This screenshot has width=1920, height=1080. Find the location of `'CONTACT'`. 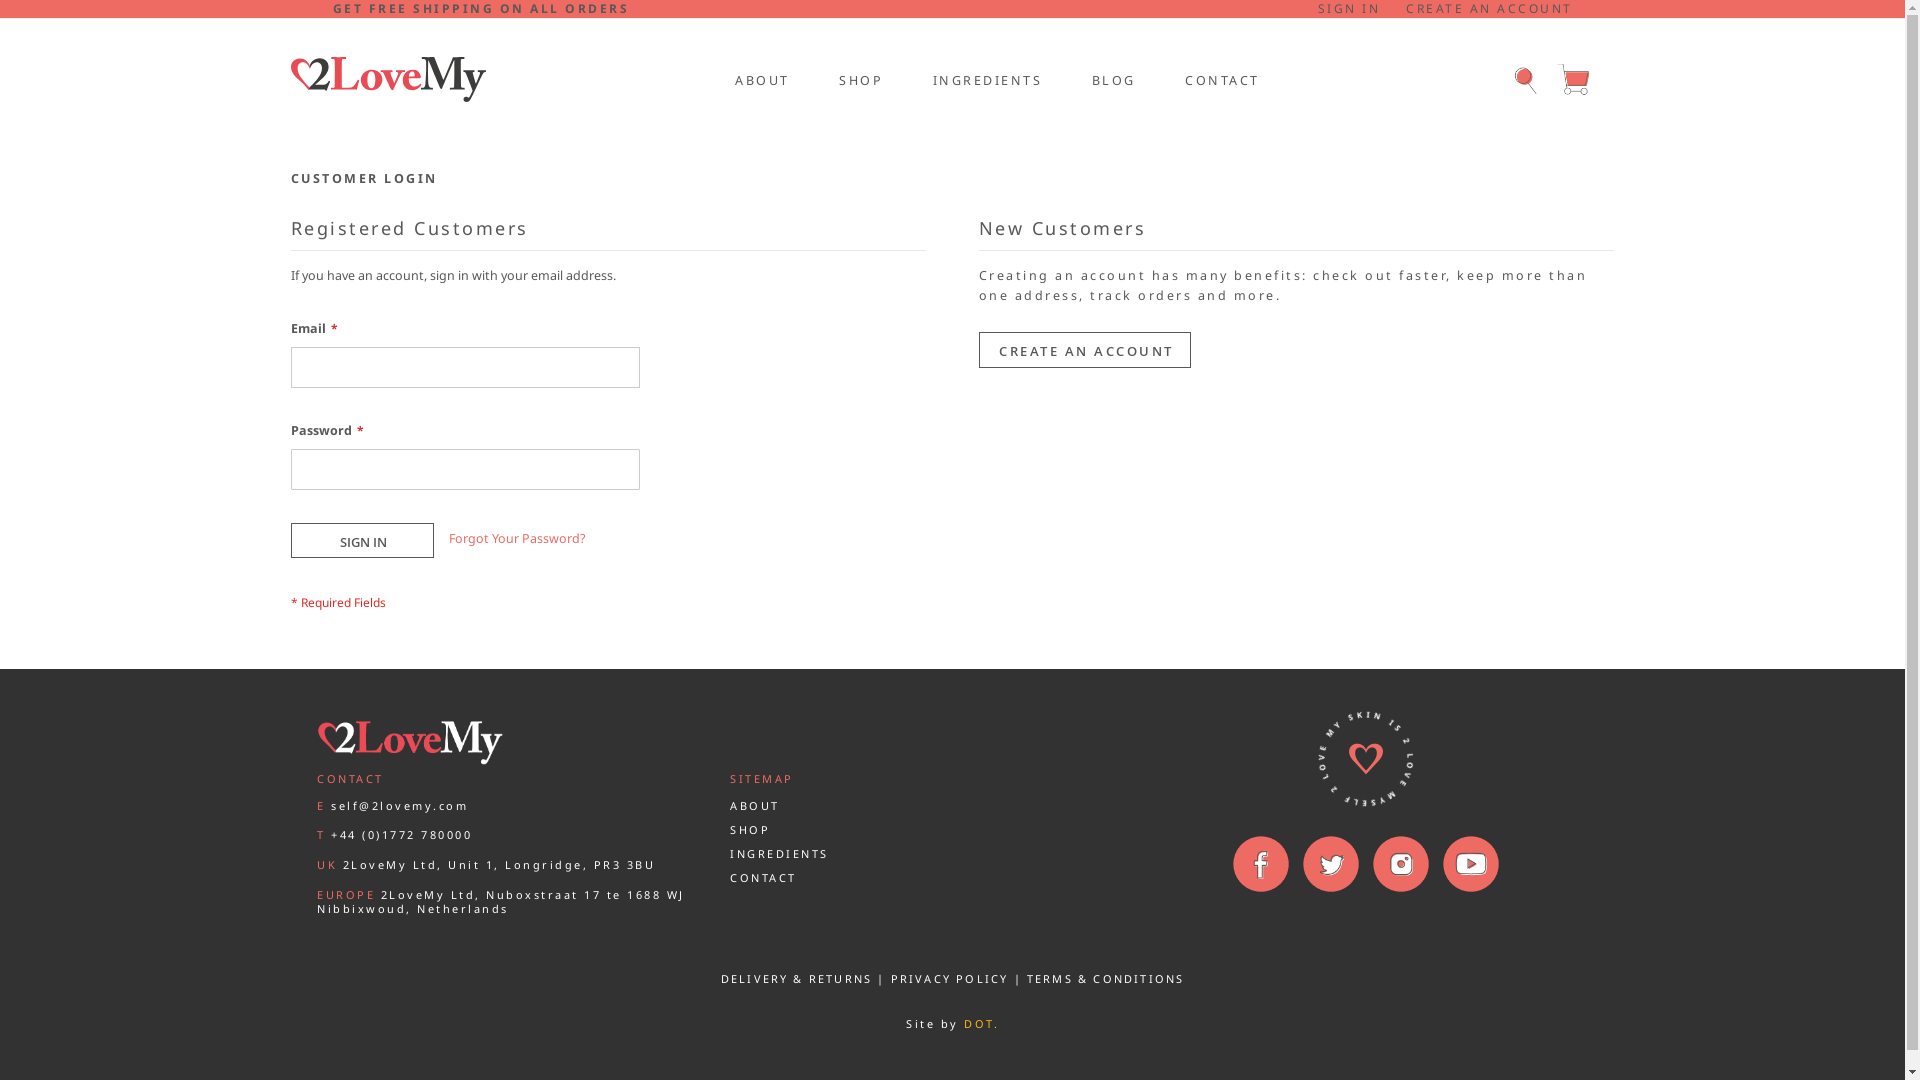

'CONTACT' is located at coordinates (762, 876).